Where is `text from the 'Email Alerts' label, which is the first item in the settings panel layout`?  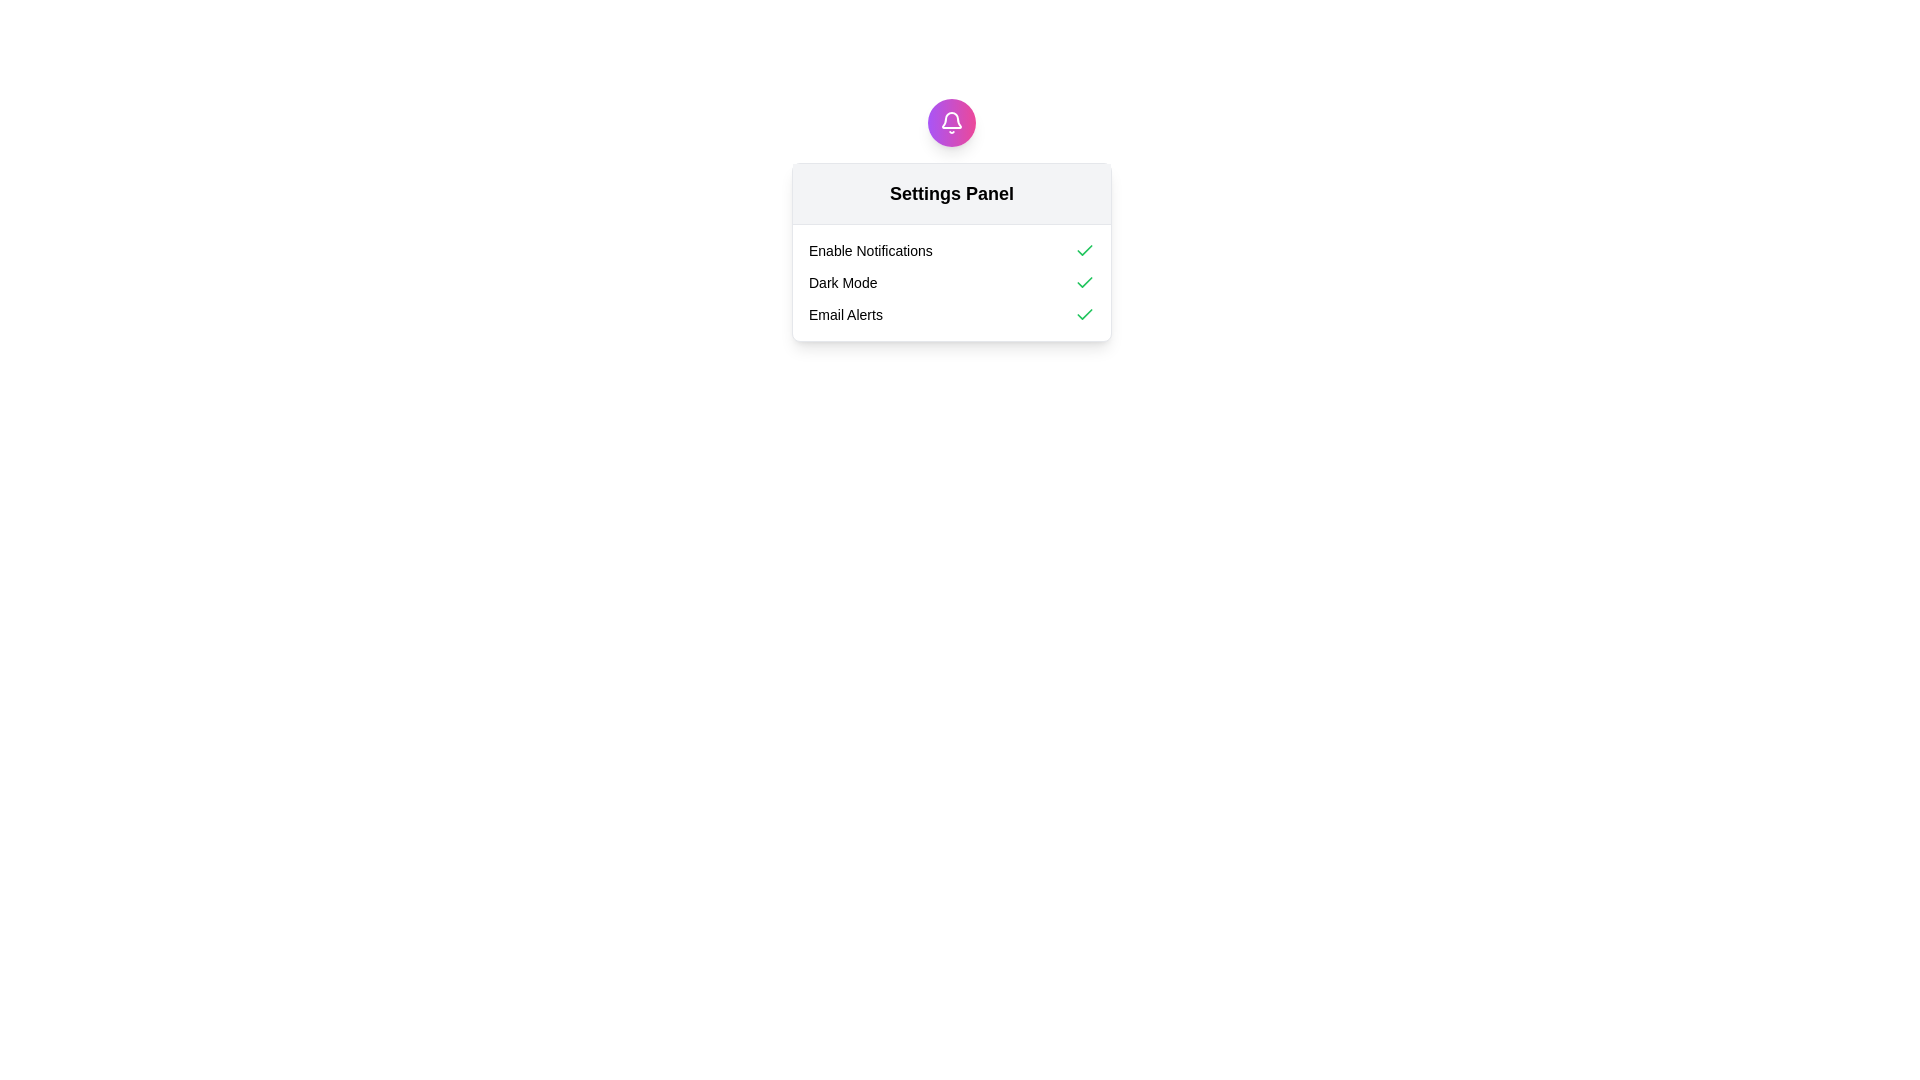 text from the 'Email Alerts' label, which is the first item in the settings panel layout is located at coordinates (845, 315).